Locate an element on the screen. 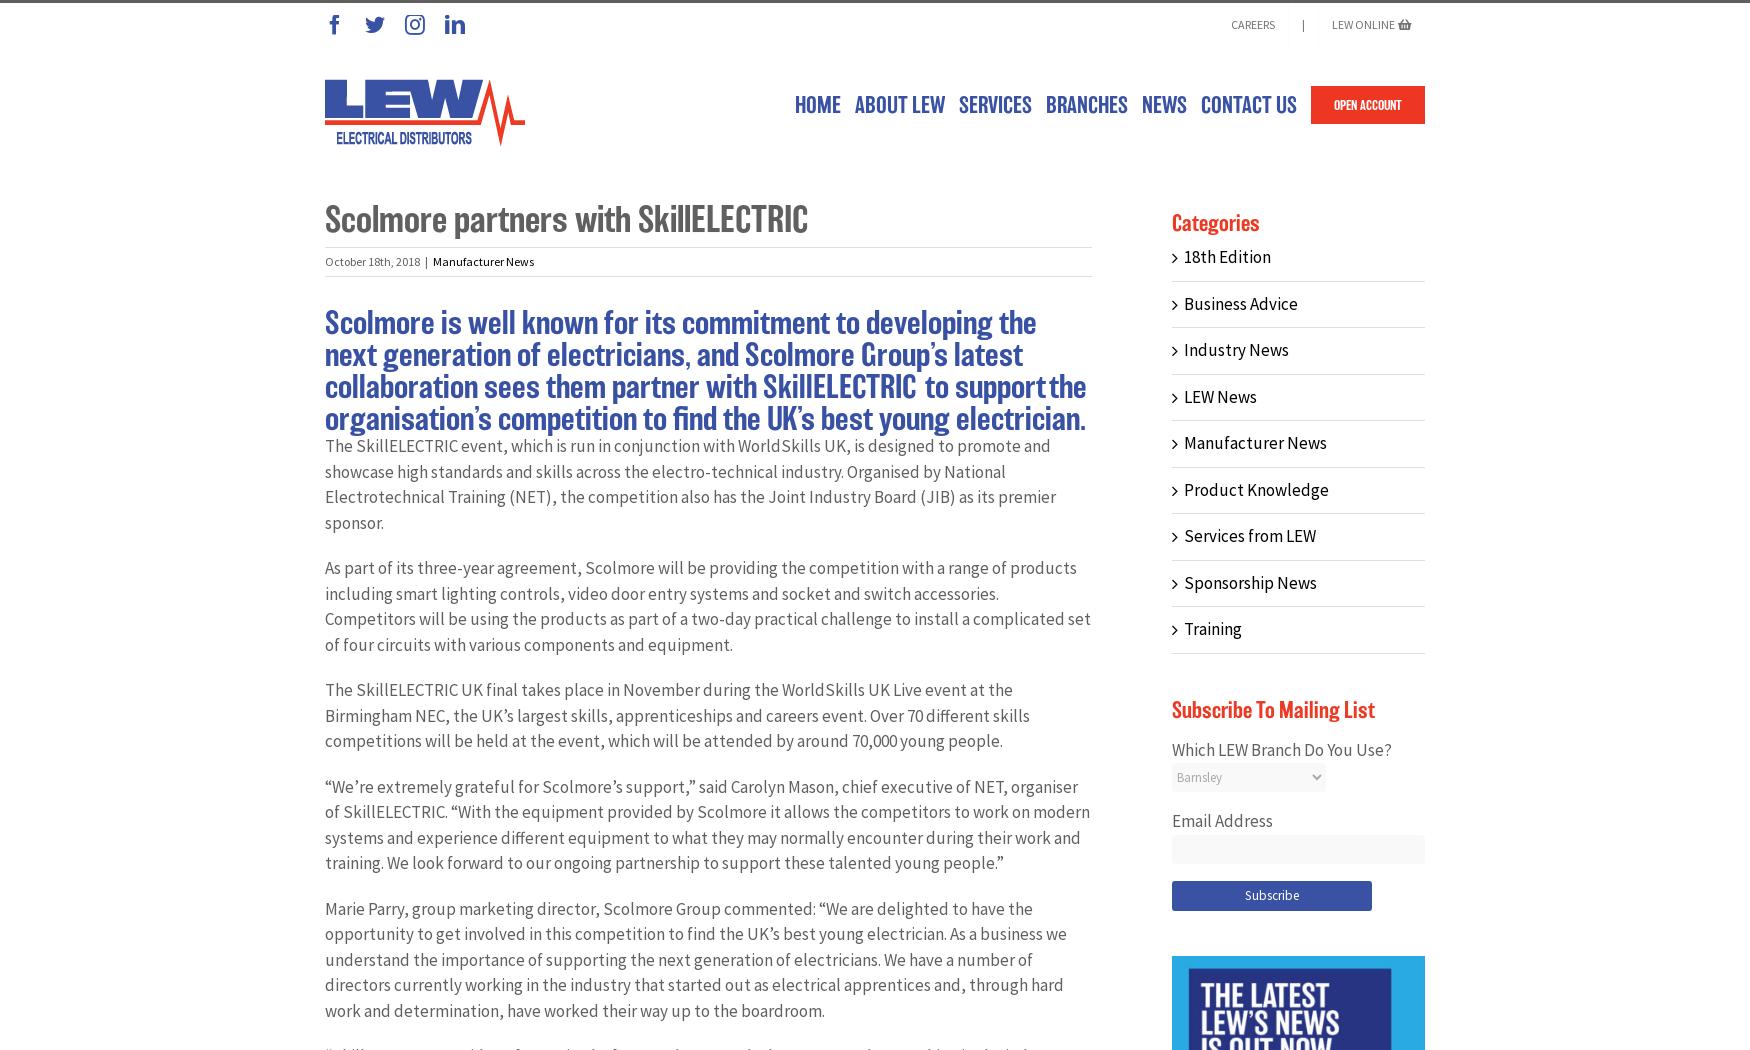 The image size is (1750, 1050). 'Peterborough' is located at coordinates (1112, 739).